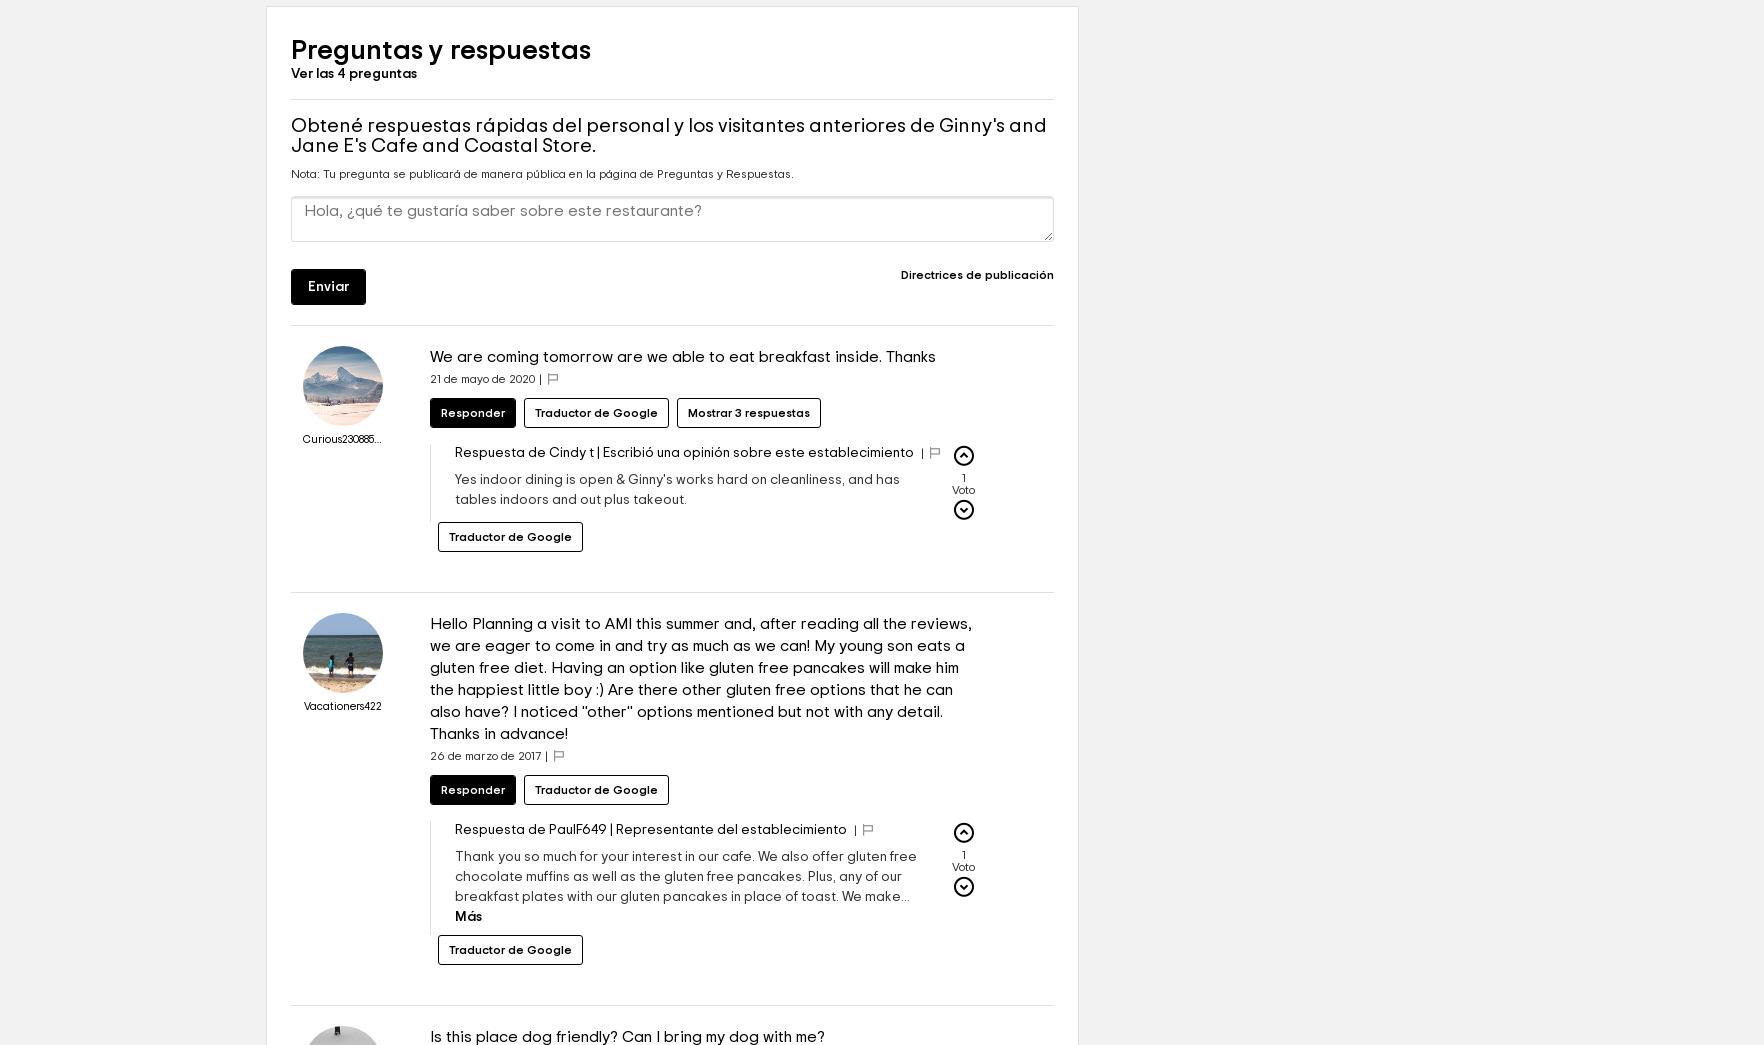 The height and width of the screenshot is (1045, 1764). Describe the element at coordinates (542, 232) in the screenshot. I see `'Nota: Tu pregunta se publicará de manera pública en la página de Preguntas y Respuestas.'` at that location.